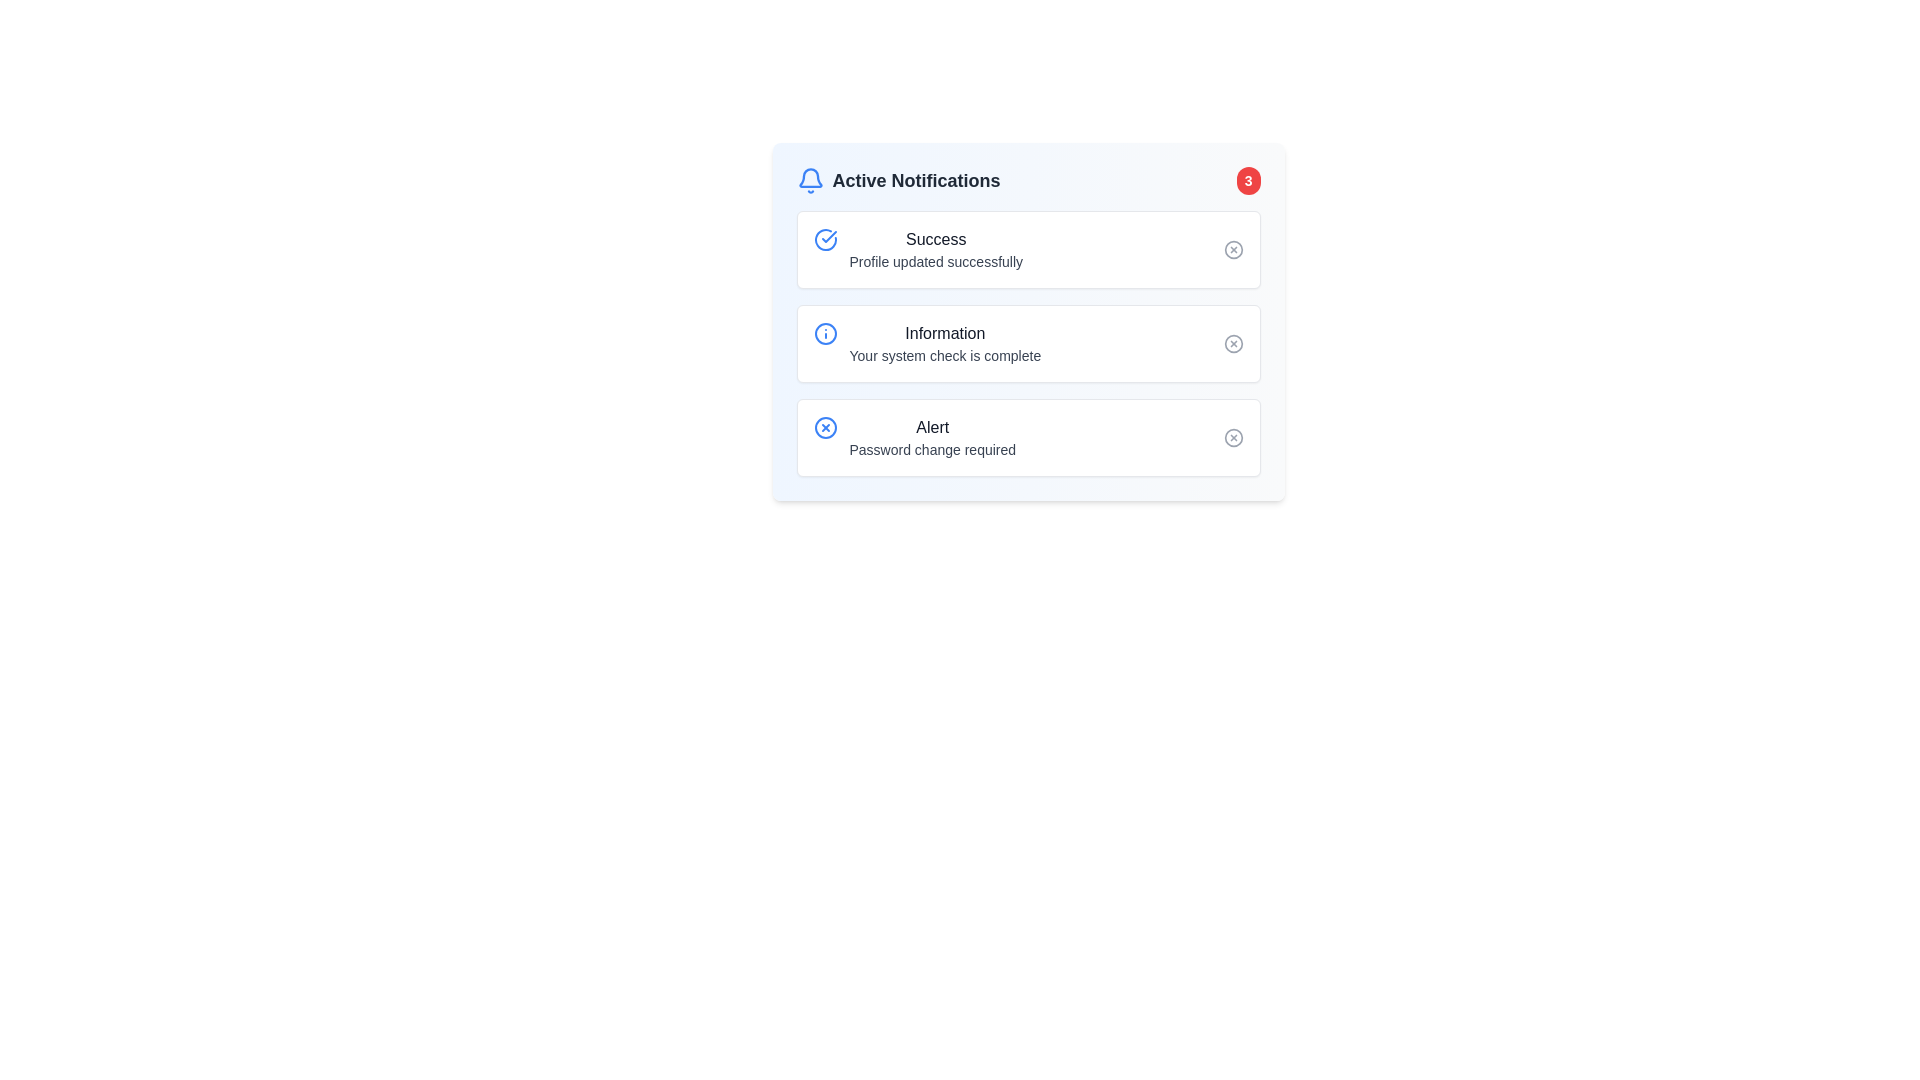 The width and height of the screenshot is (1920, 1080). Describe the element at coordinates (810, 177) in the screenshot. I see `the upper arch-shaped section of the SVG bell icon, which has a smooth blue outline and is part of the notification component in the top-left corner` at that location.